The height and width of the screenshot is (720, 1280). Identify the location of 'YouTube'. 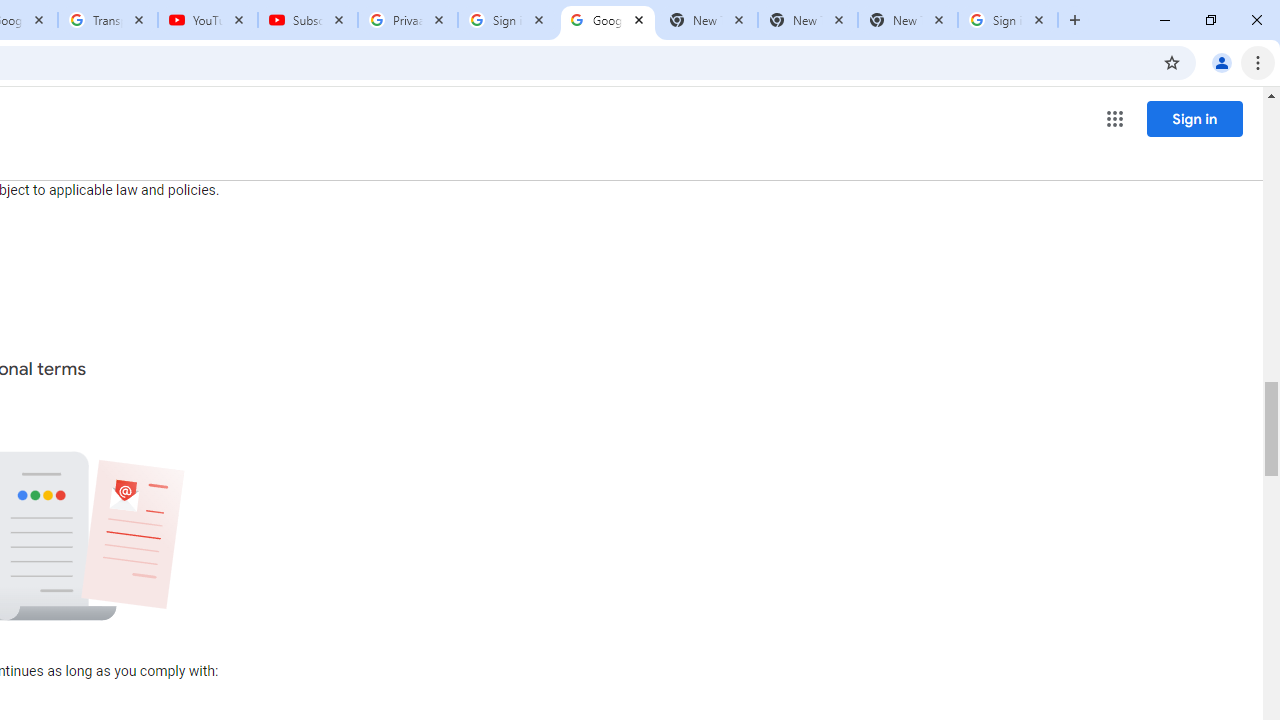
(208, 20).